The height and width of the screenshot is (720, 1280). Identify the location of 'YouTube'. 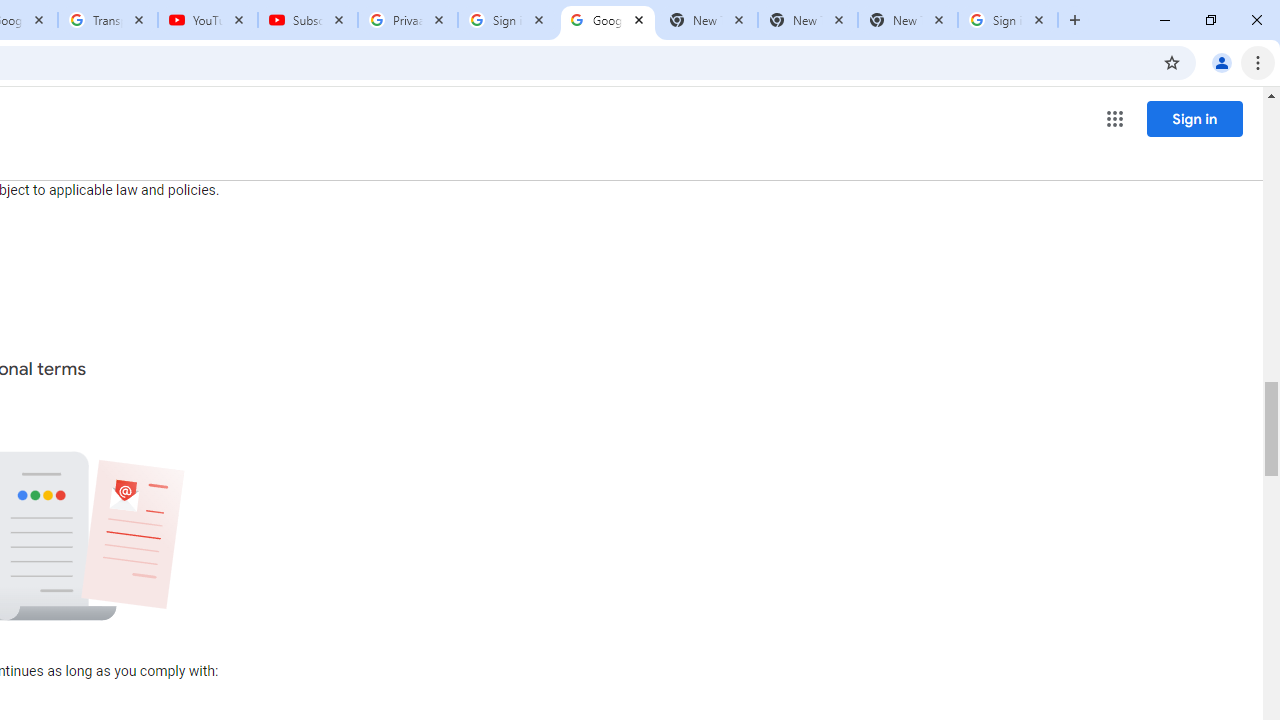
(208, 20).